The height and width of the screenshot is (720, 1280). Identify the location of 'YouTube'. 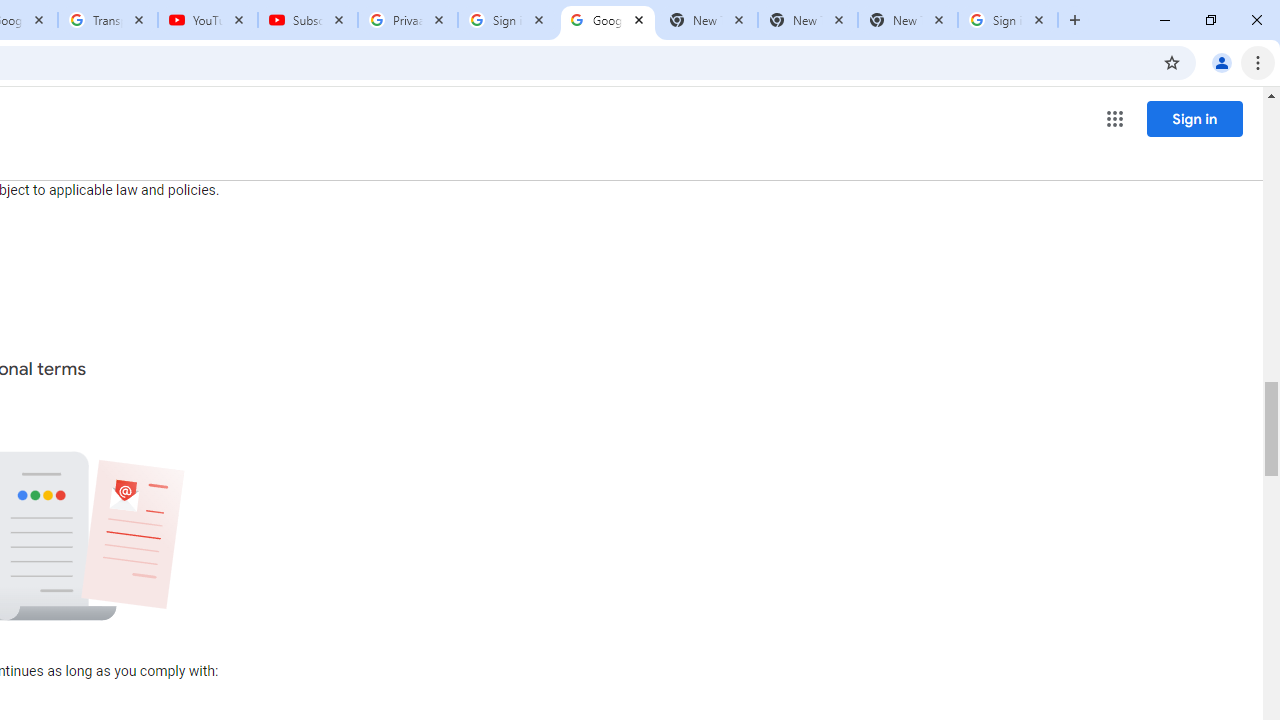
(208, 20).